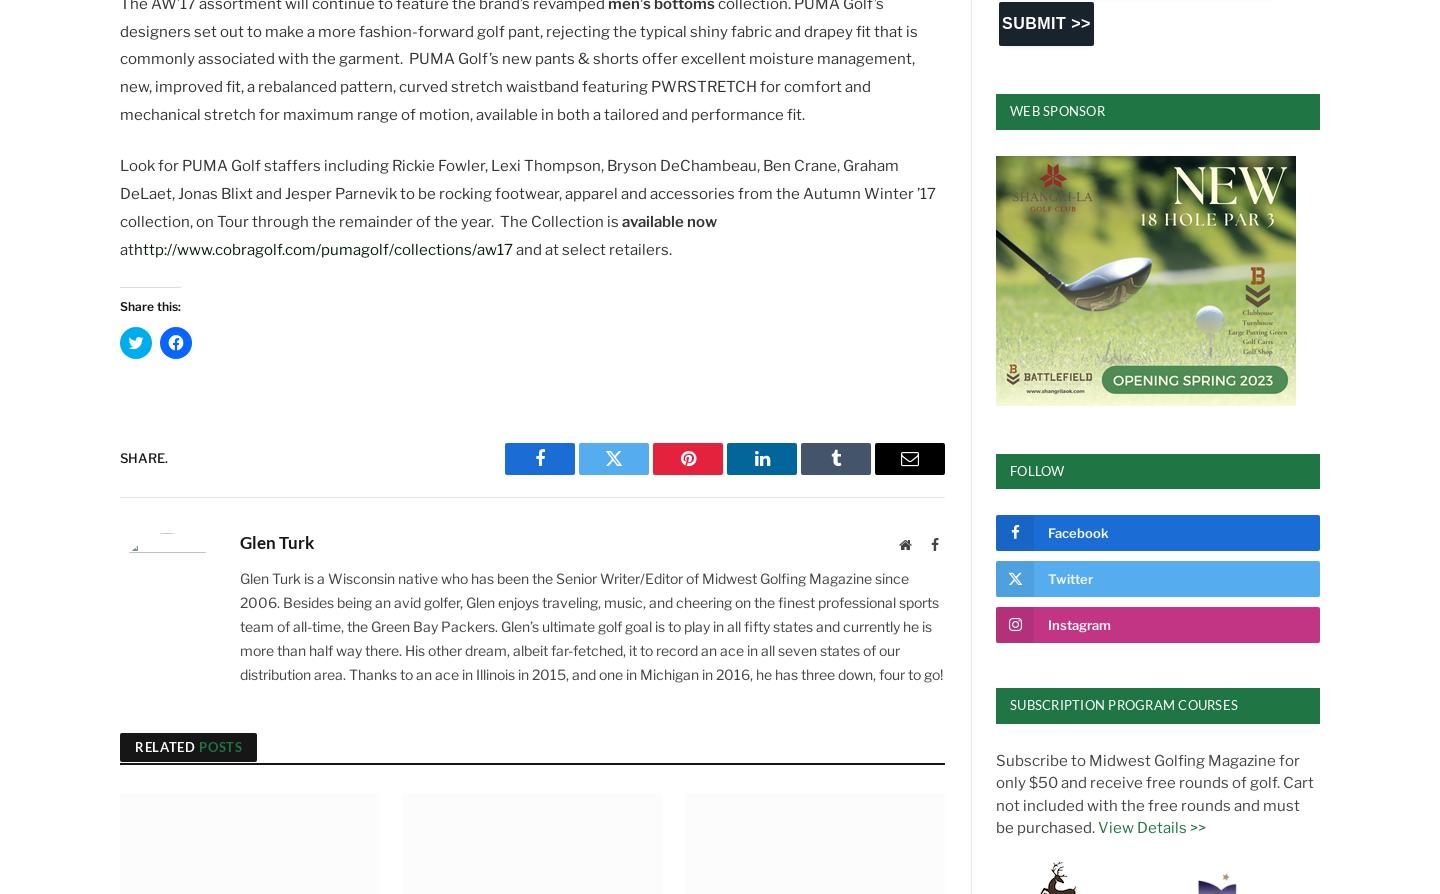 The height and width of the screenshot is (894, 1440). Describe the element at coordinates (149, 305) in the screenshot. I see `'Share this:'` at that location.